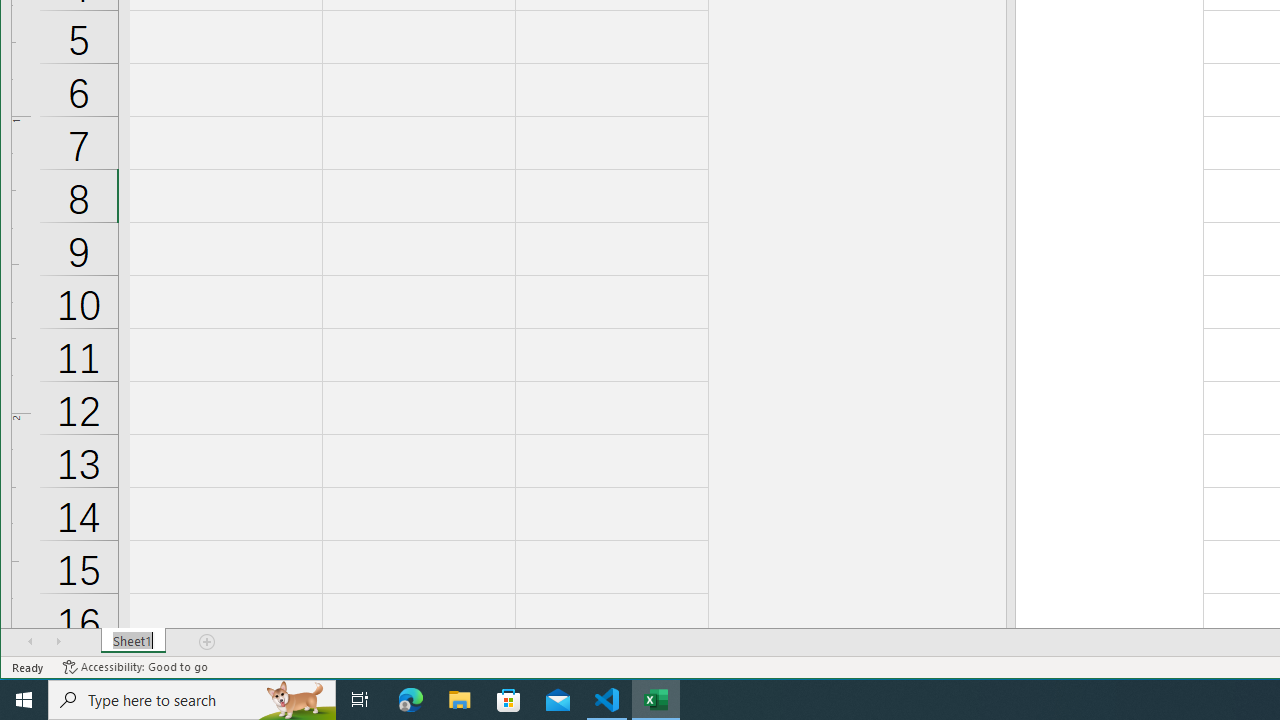  I want to click on 'Sheet Tab', so click(132, 641).